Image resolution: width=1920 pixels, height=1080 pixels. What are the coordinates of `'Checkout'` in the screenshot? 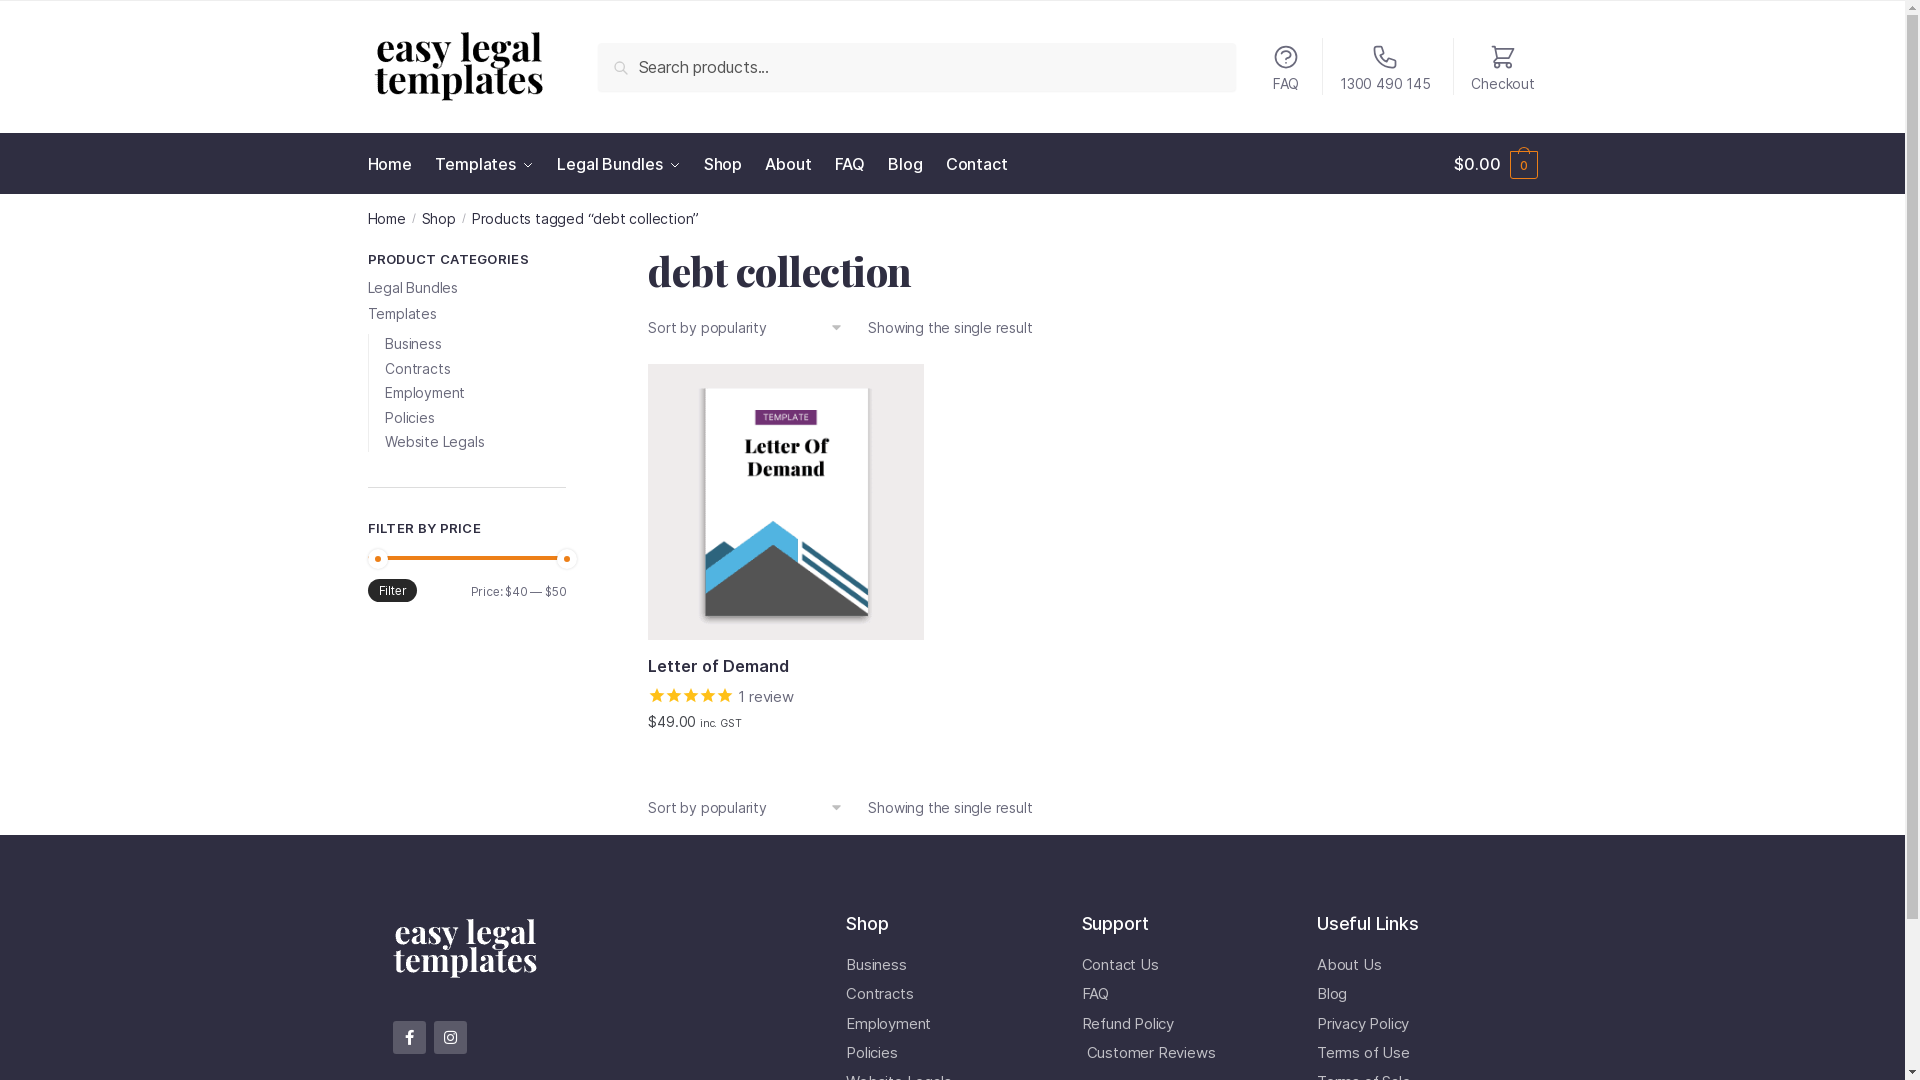 It's located at (1459, 65).